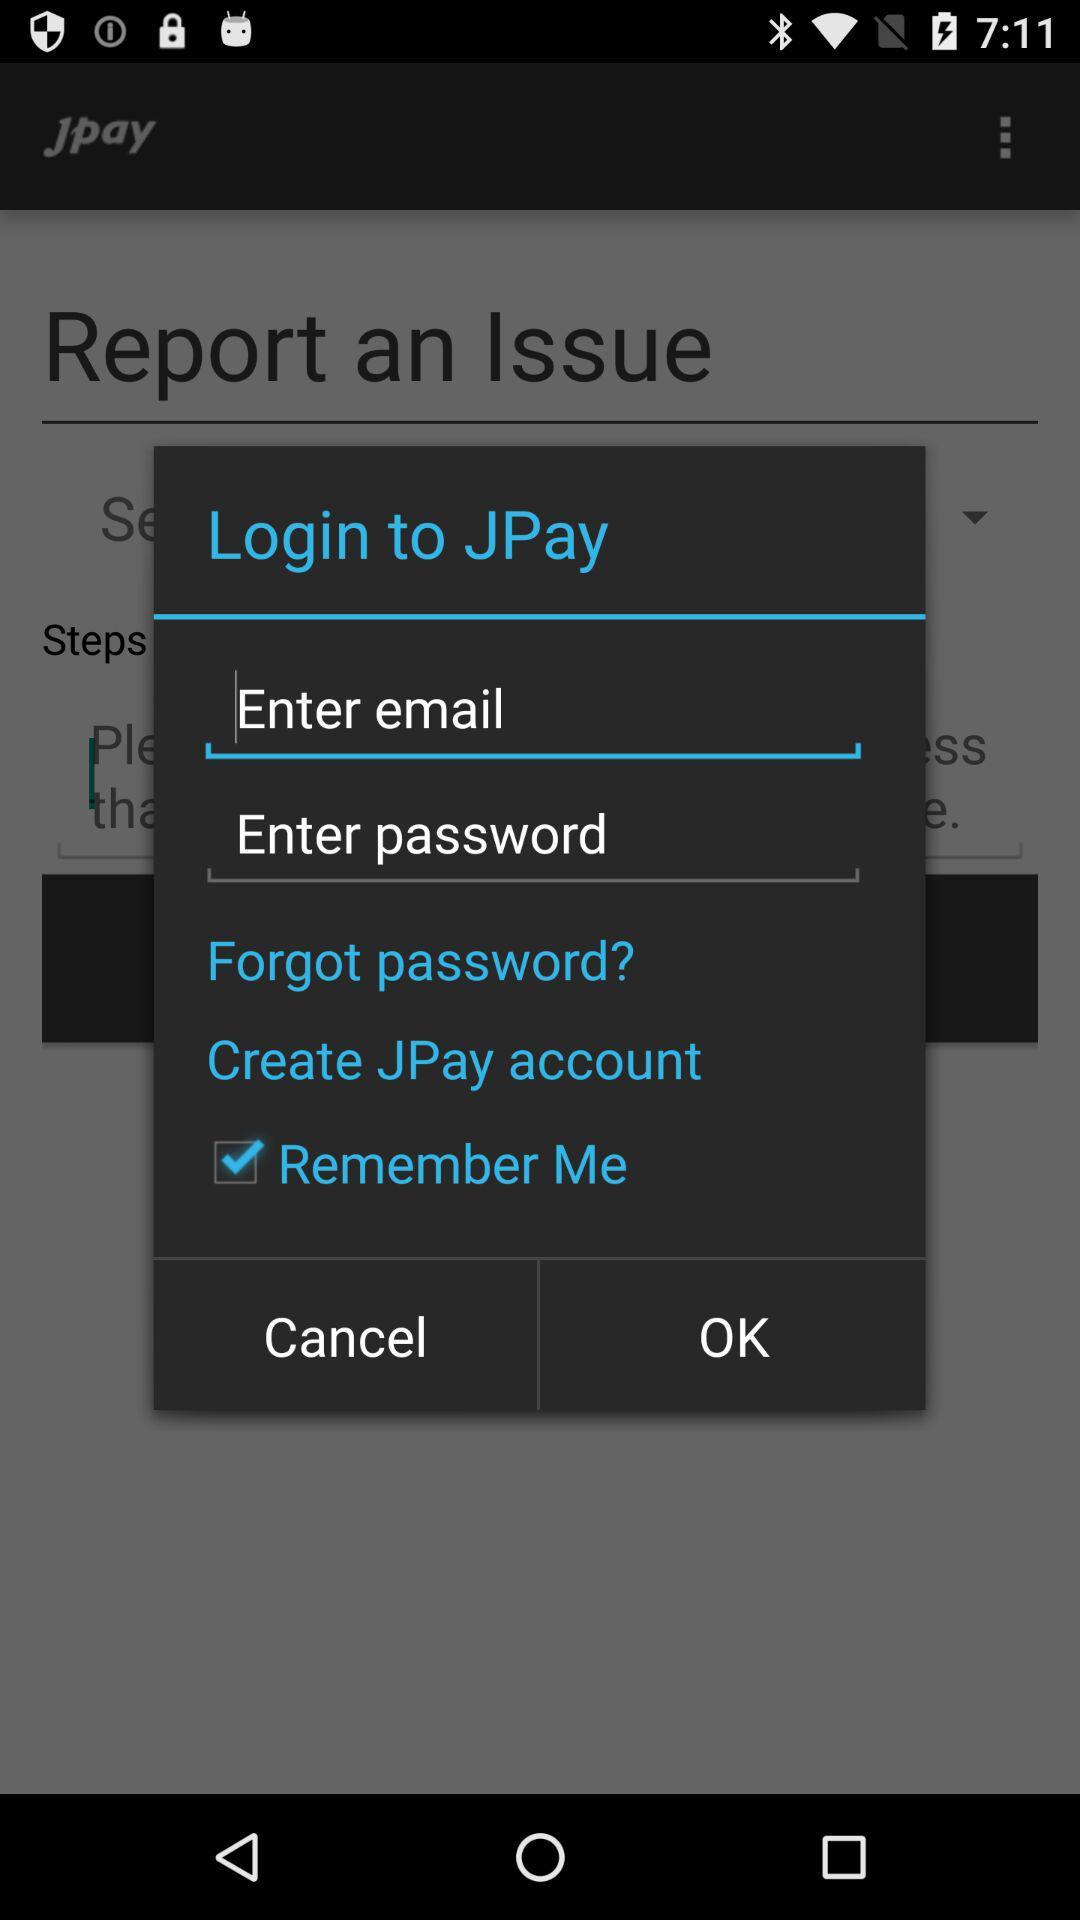 The width and height of the screenshot is (1080, 1920). What do you see at coordinates (532, 708) in the screenshot?
I see `type your email` at bounding box center [532, 708].